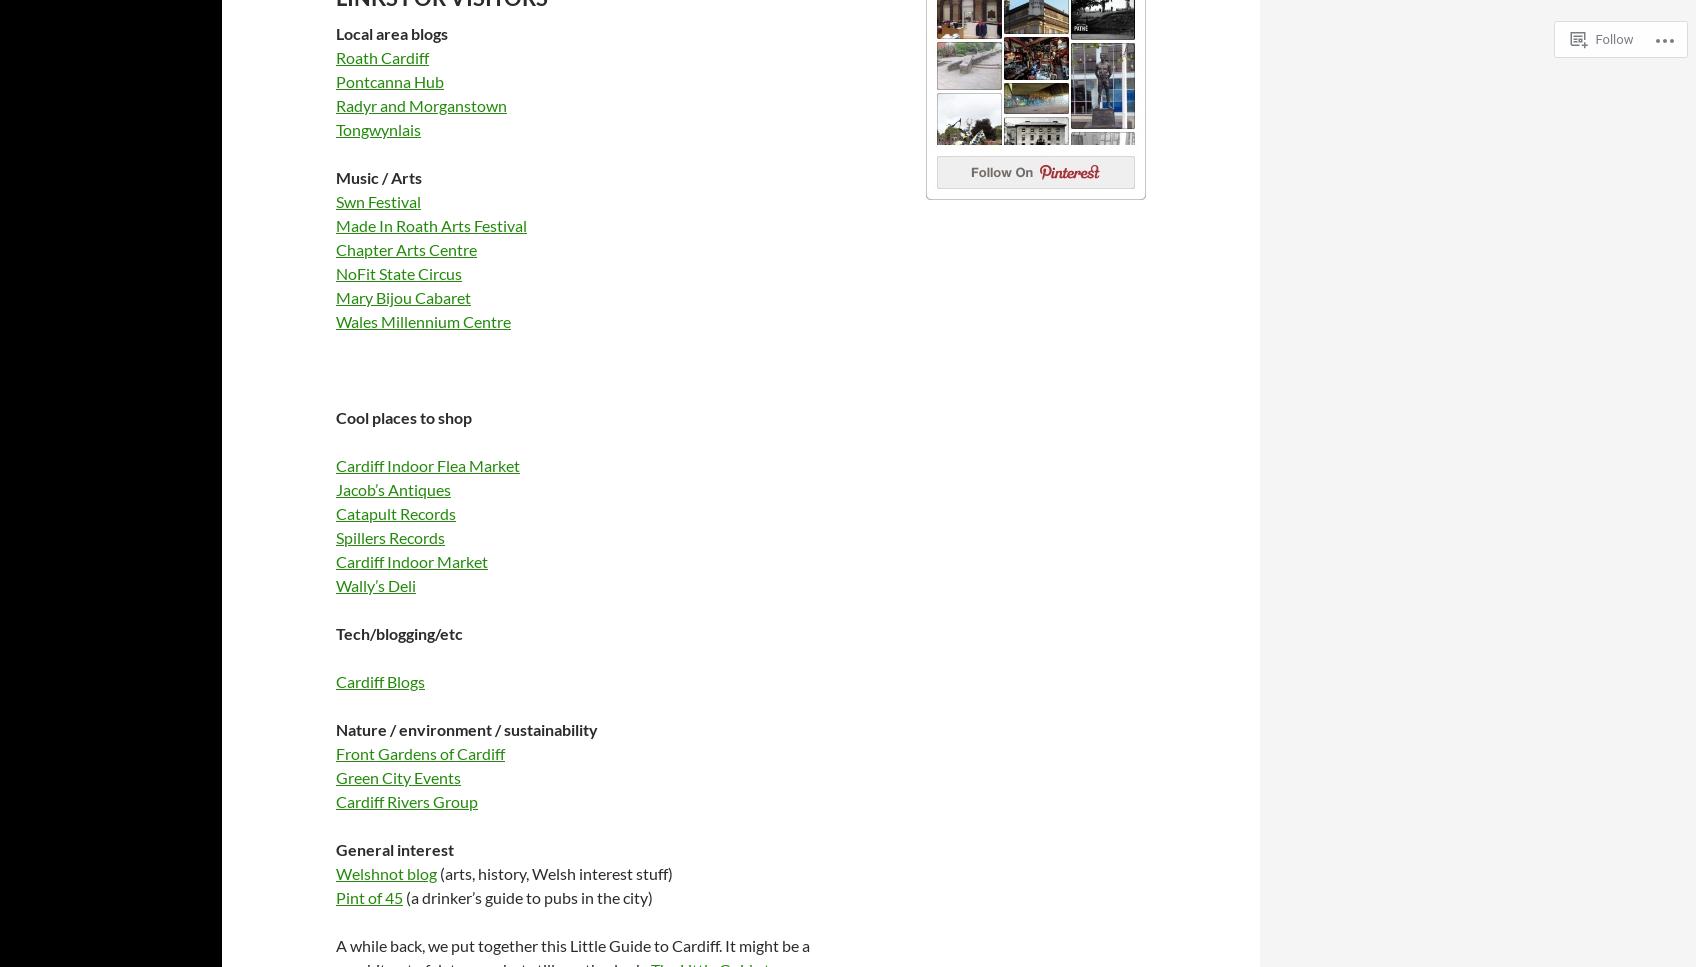 The width and height of the screenshot is (1696, 967). What do you see at coordinates (422, 320) in the screenshot?
I see `'Wales Millennium Centre'` at bounding box center [422, 320].